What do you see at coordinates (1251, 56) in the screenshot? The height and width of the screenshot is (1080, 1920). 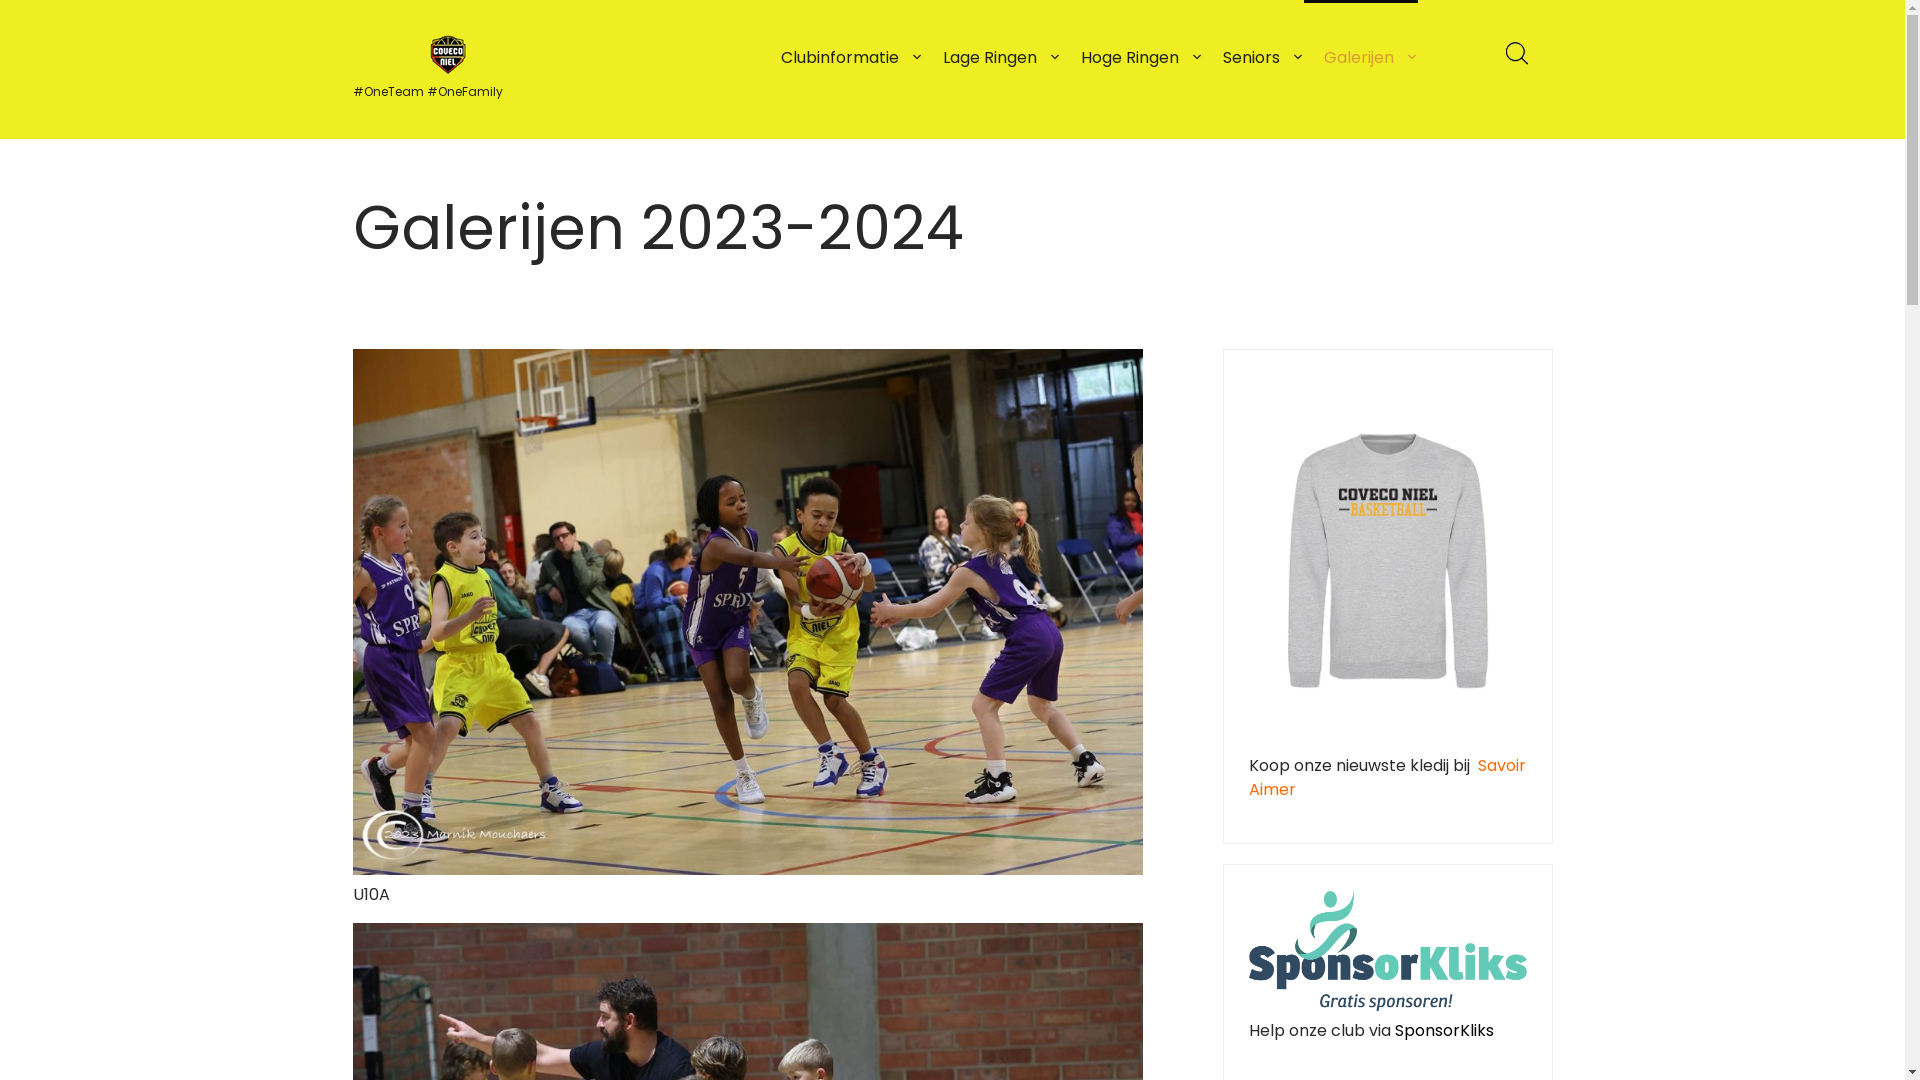 I see `'Seniors'` at bounding box center [1251, 56].